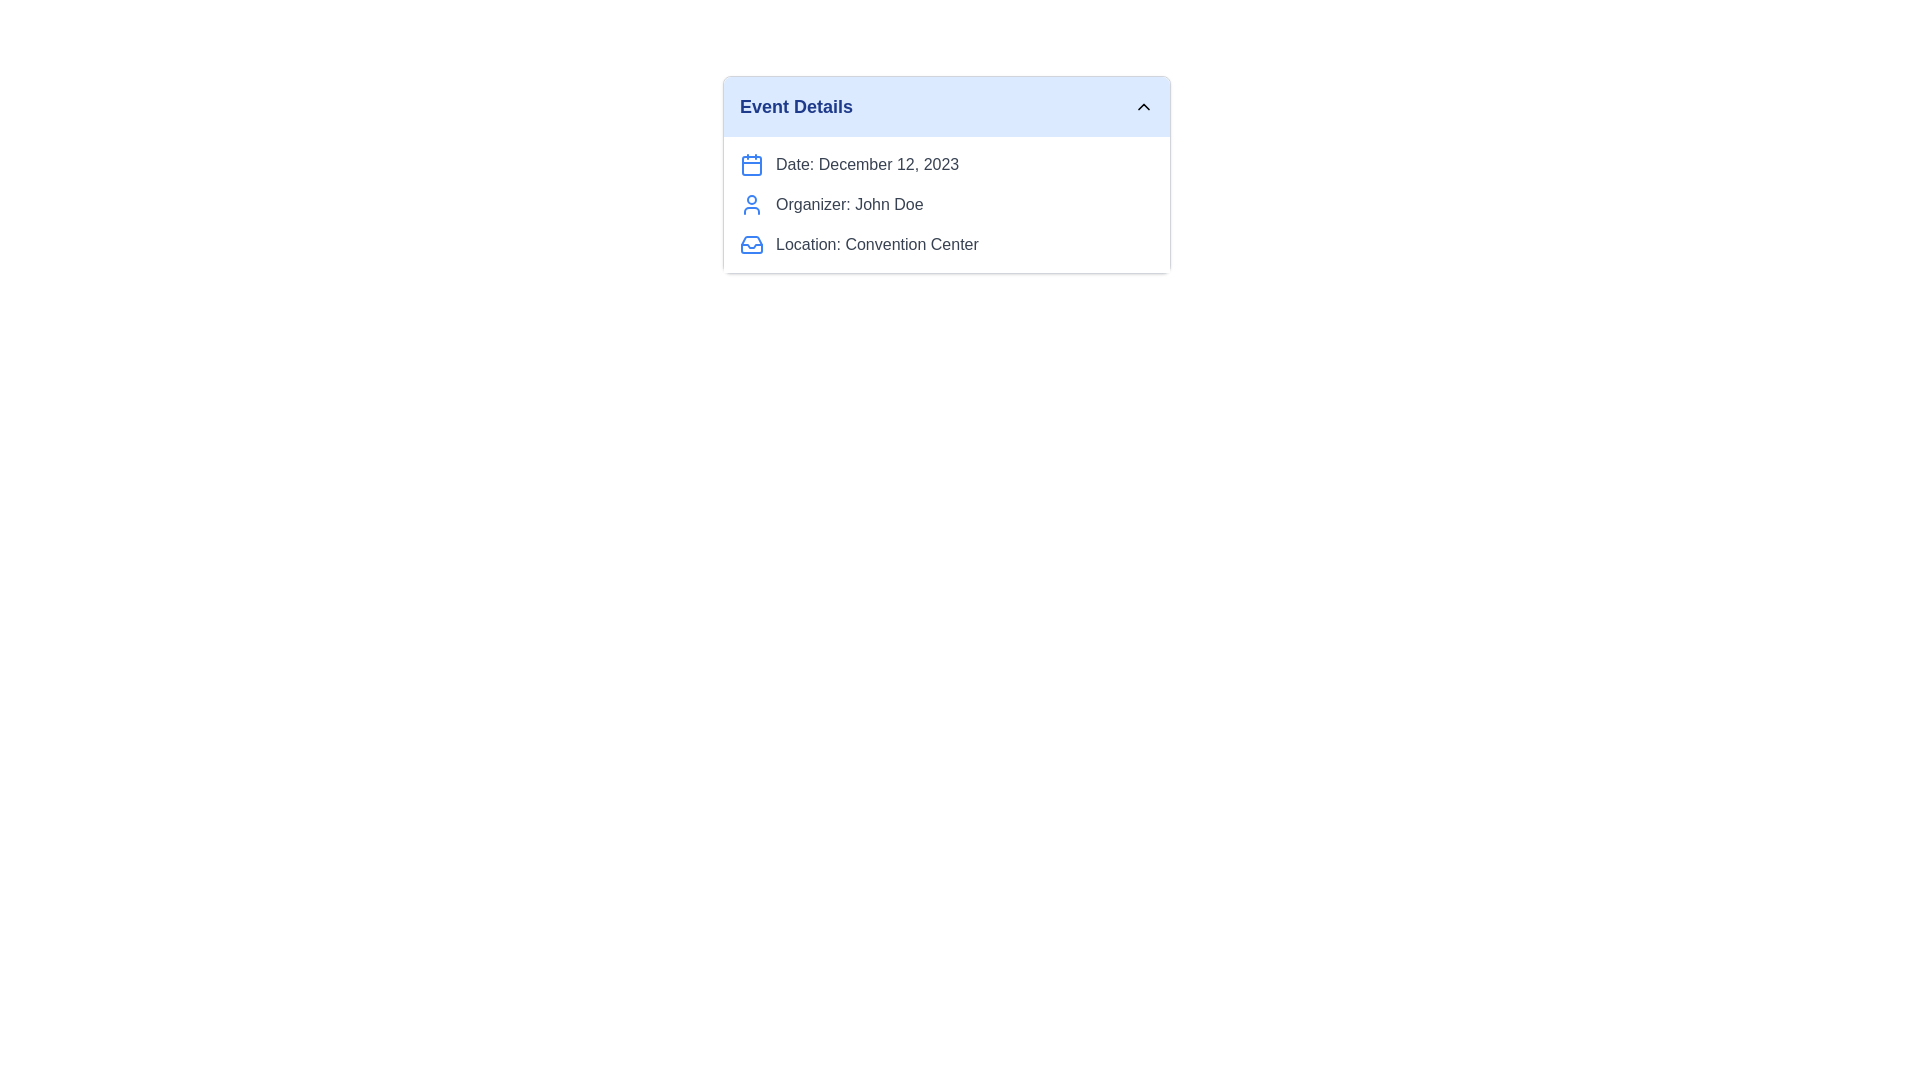 The width and height of the screenshot is (1920, 1080). I want to click on the content of the Text label that serves as the title for the event details section, located at the top of the event details box, so click(795, 107).